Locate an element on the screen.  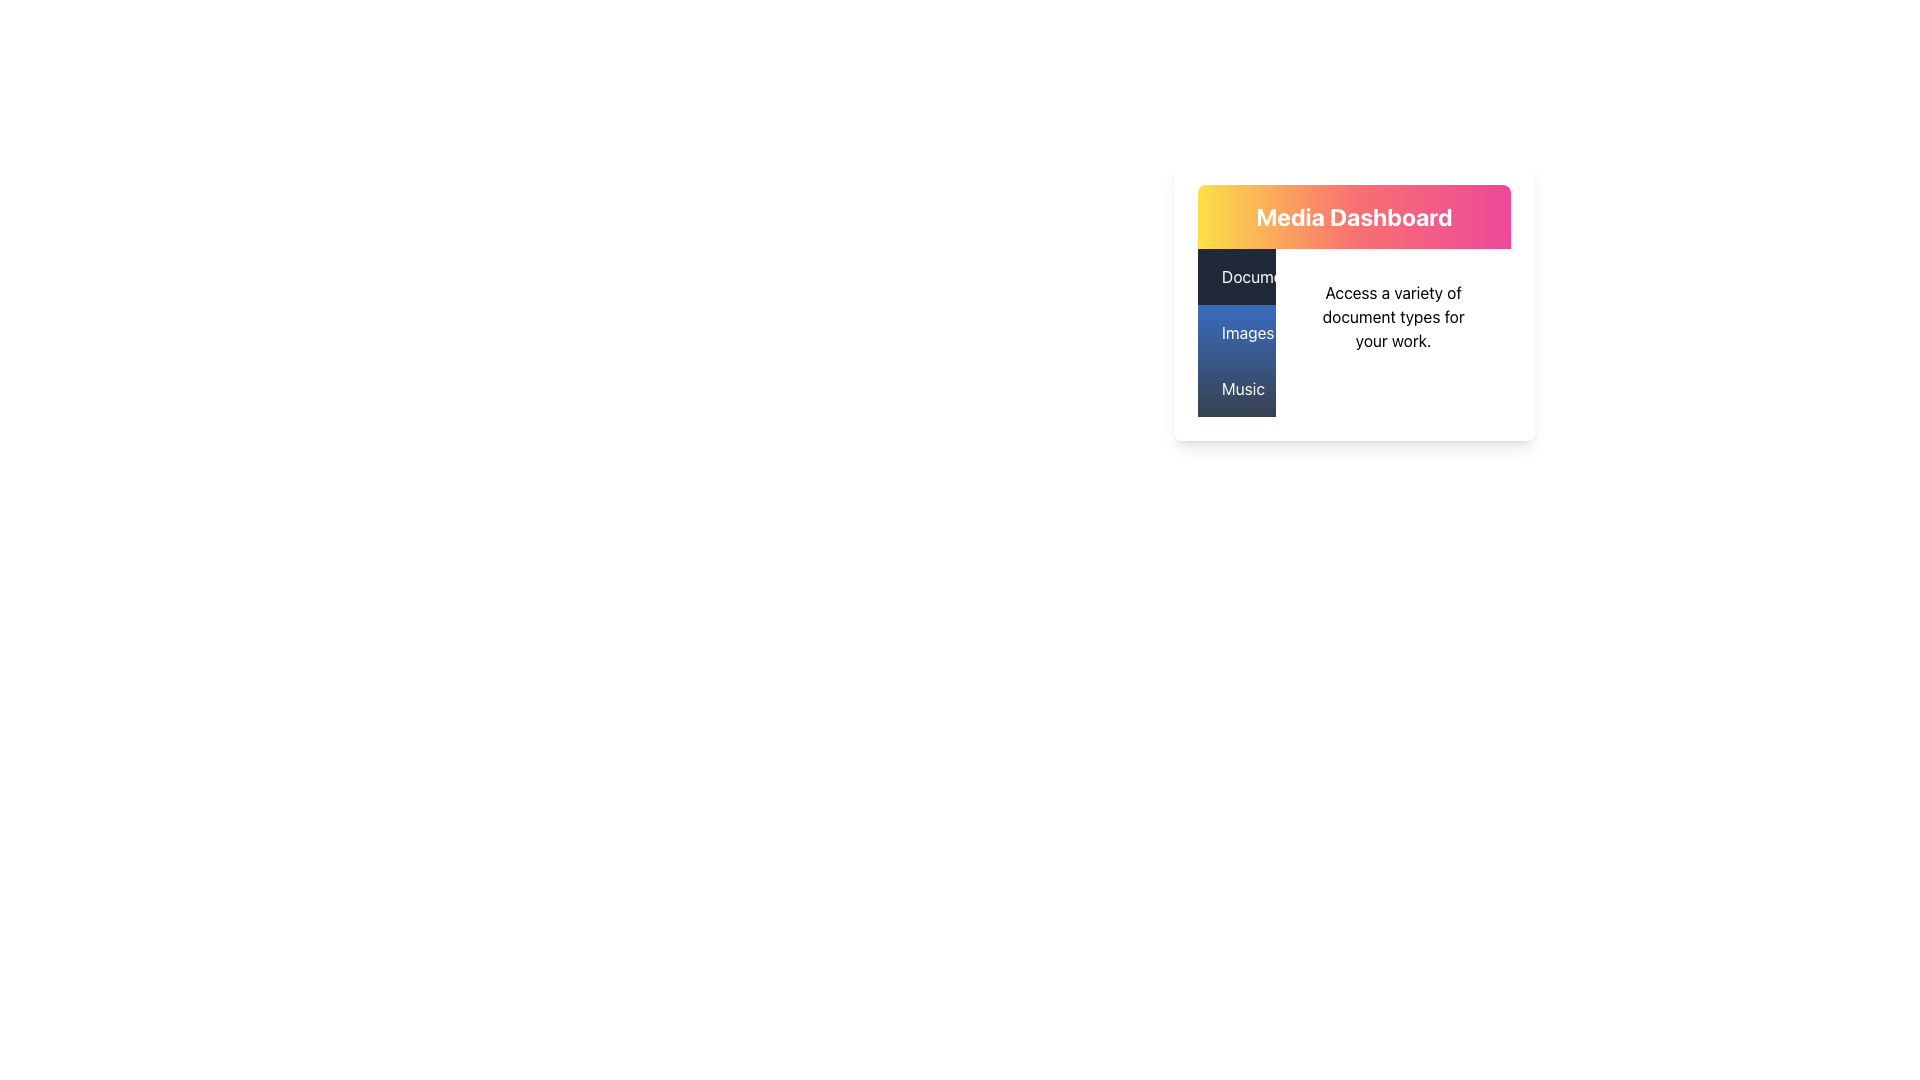
the 'Documents' navigation item in the vertical menu is located at coordinates (1236, 277).